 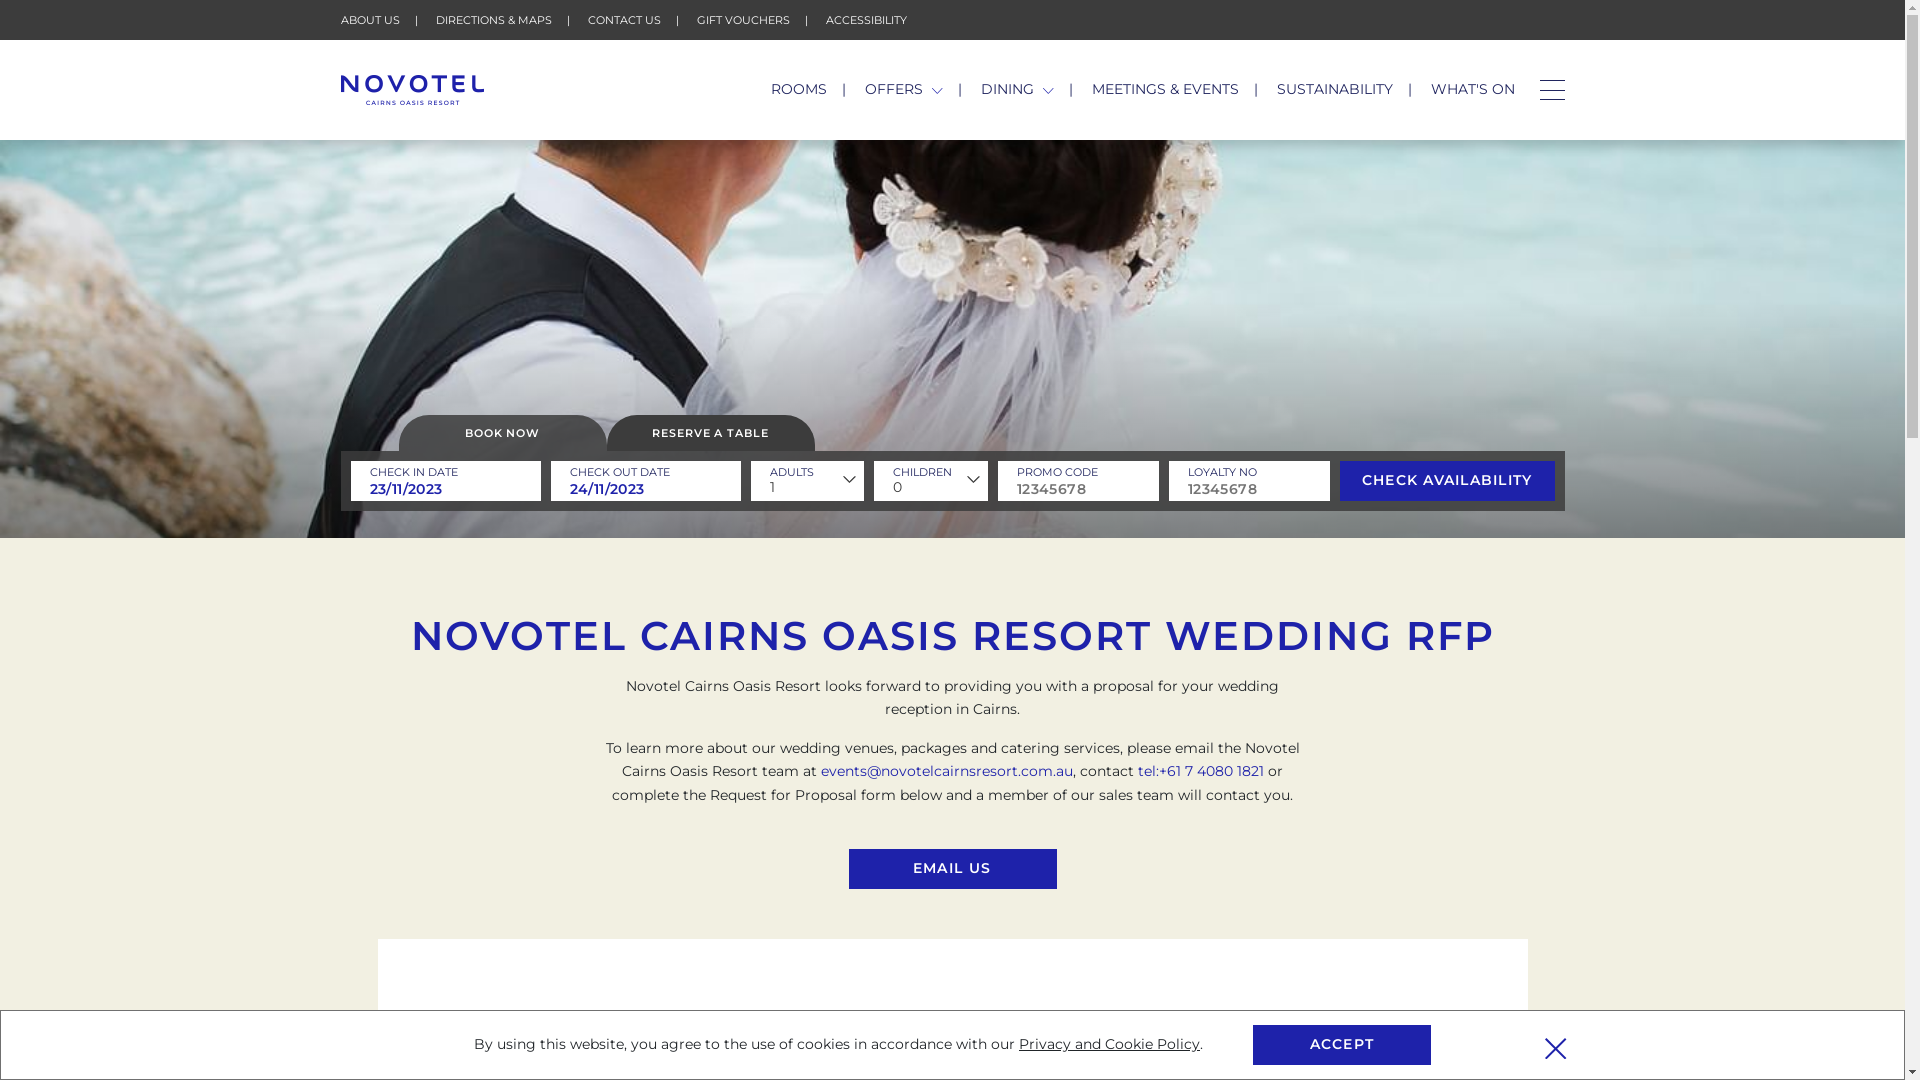 What do you see at coordinates (494, 19) in the screenshot?
I see `'DIRECTIONS & MAPS'` at bounding box center [494, 19].